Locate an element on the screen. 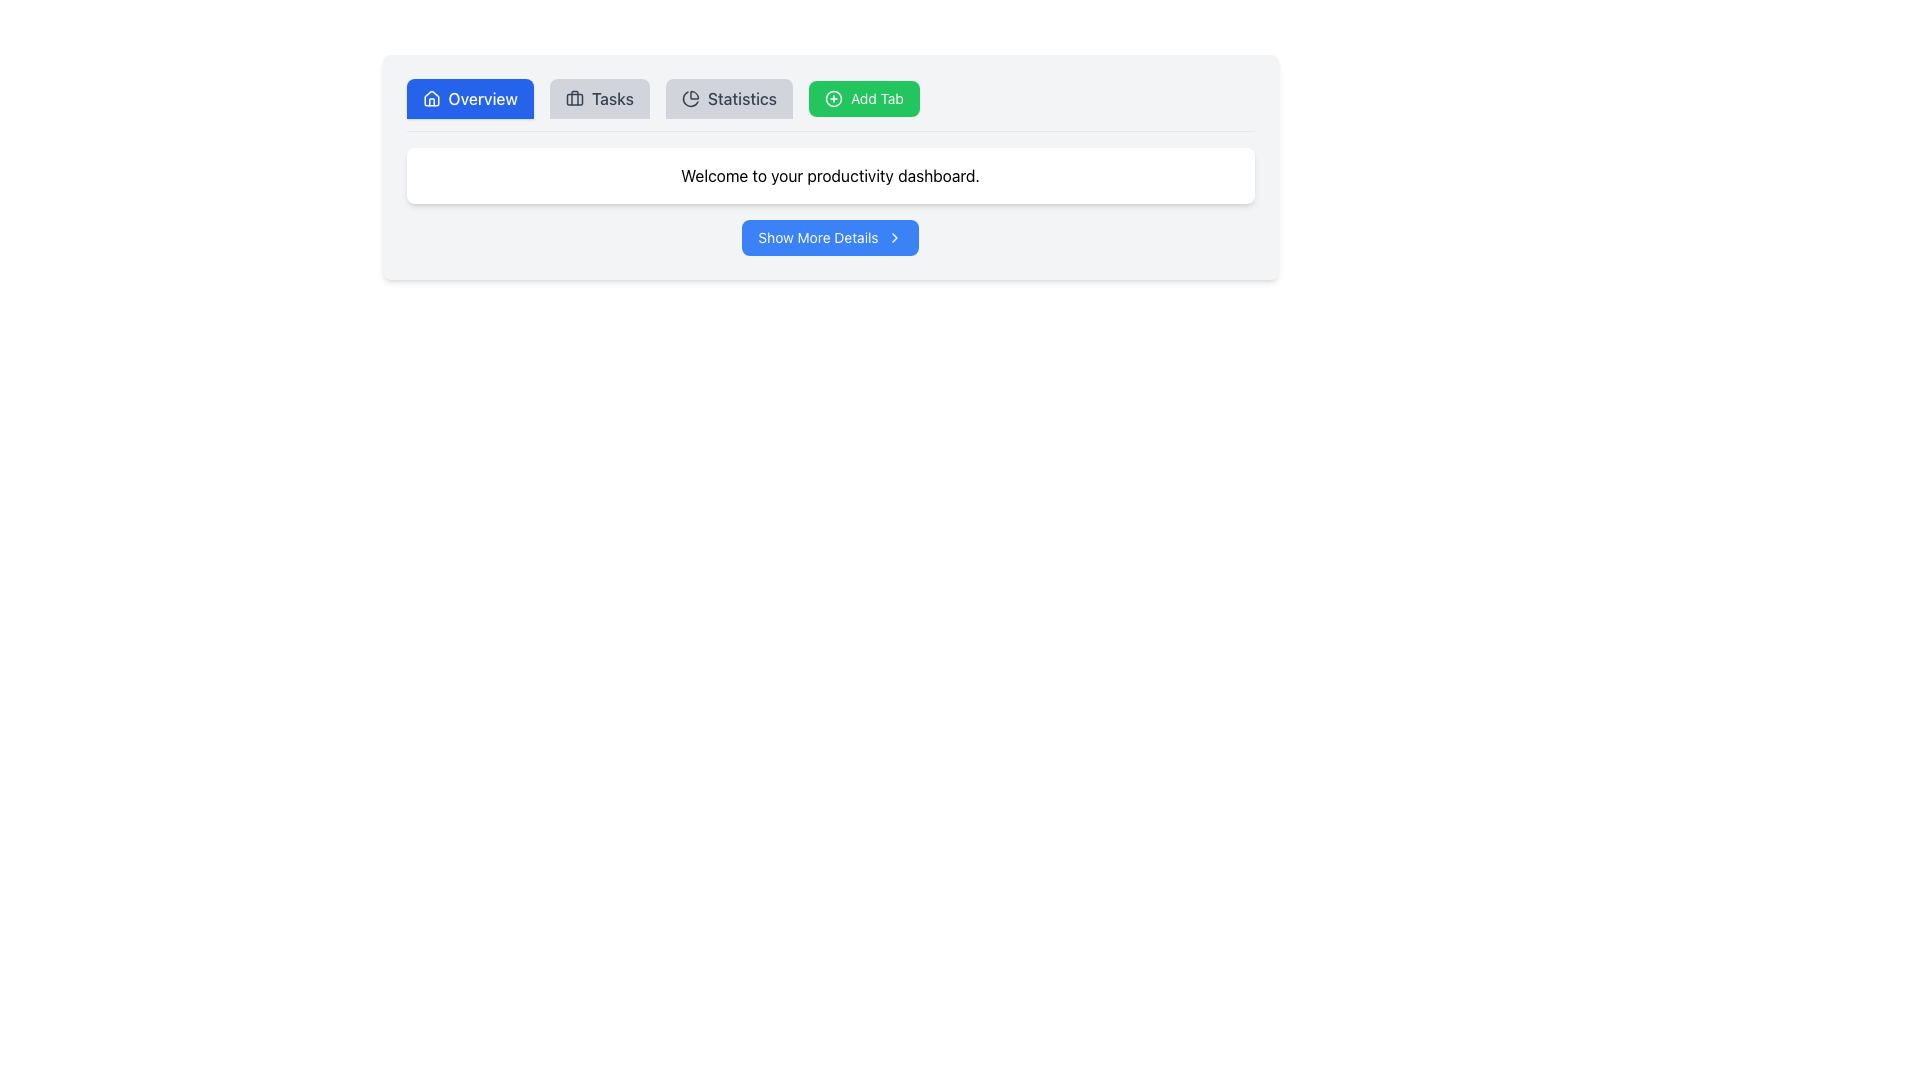  the Static Text Display Area which contains the text 'Welcome to your productivity dashboard.' is located at coordinates (830, 175).